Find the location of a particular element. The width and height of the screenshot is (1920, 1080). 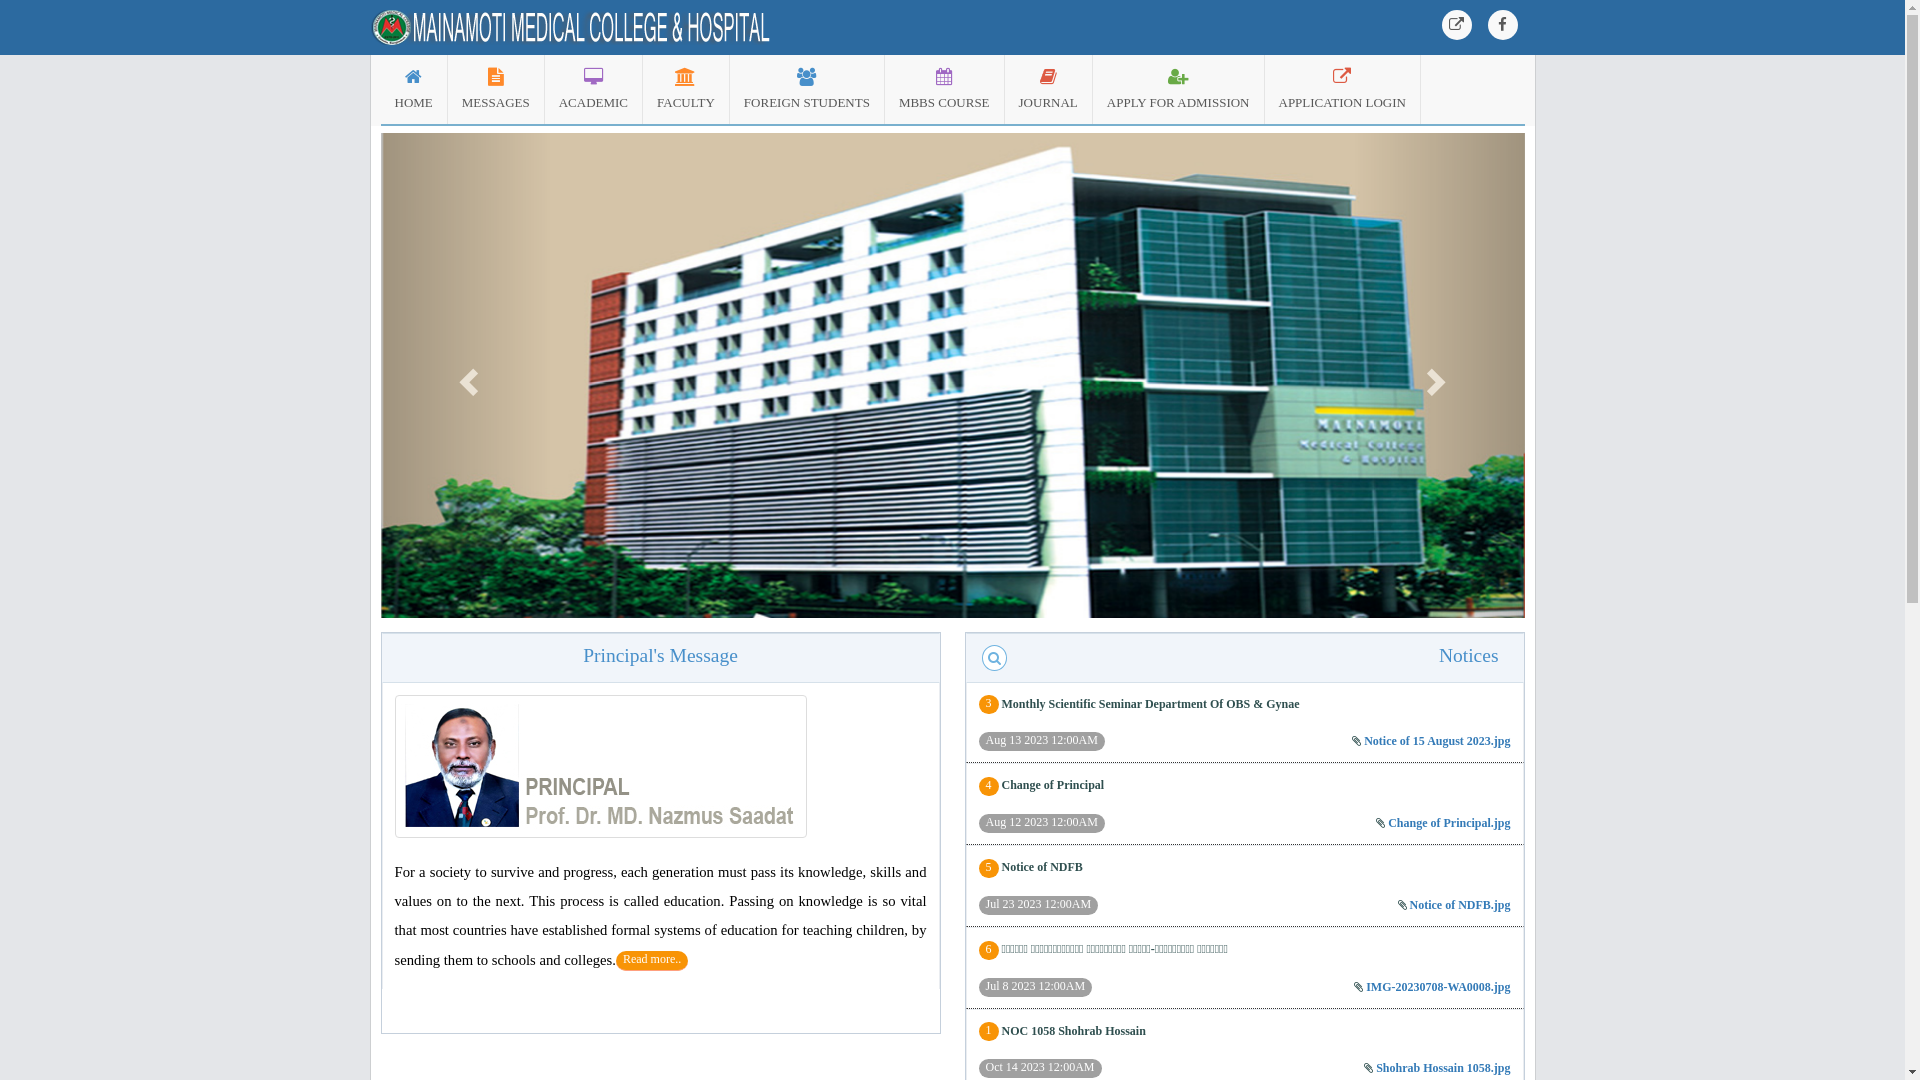

'IMG-20230708-WA0008.jpg' is located at coordinates (1365, 986).